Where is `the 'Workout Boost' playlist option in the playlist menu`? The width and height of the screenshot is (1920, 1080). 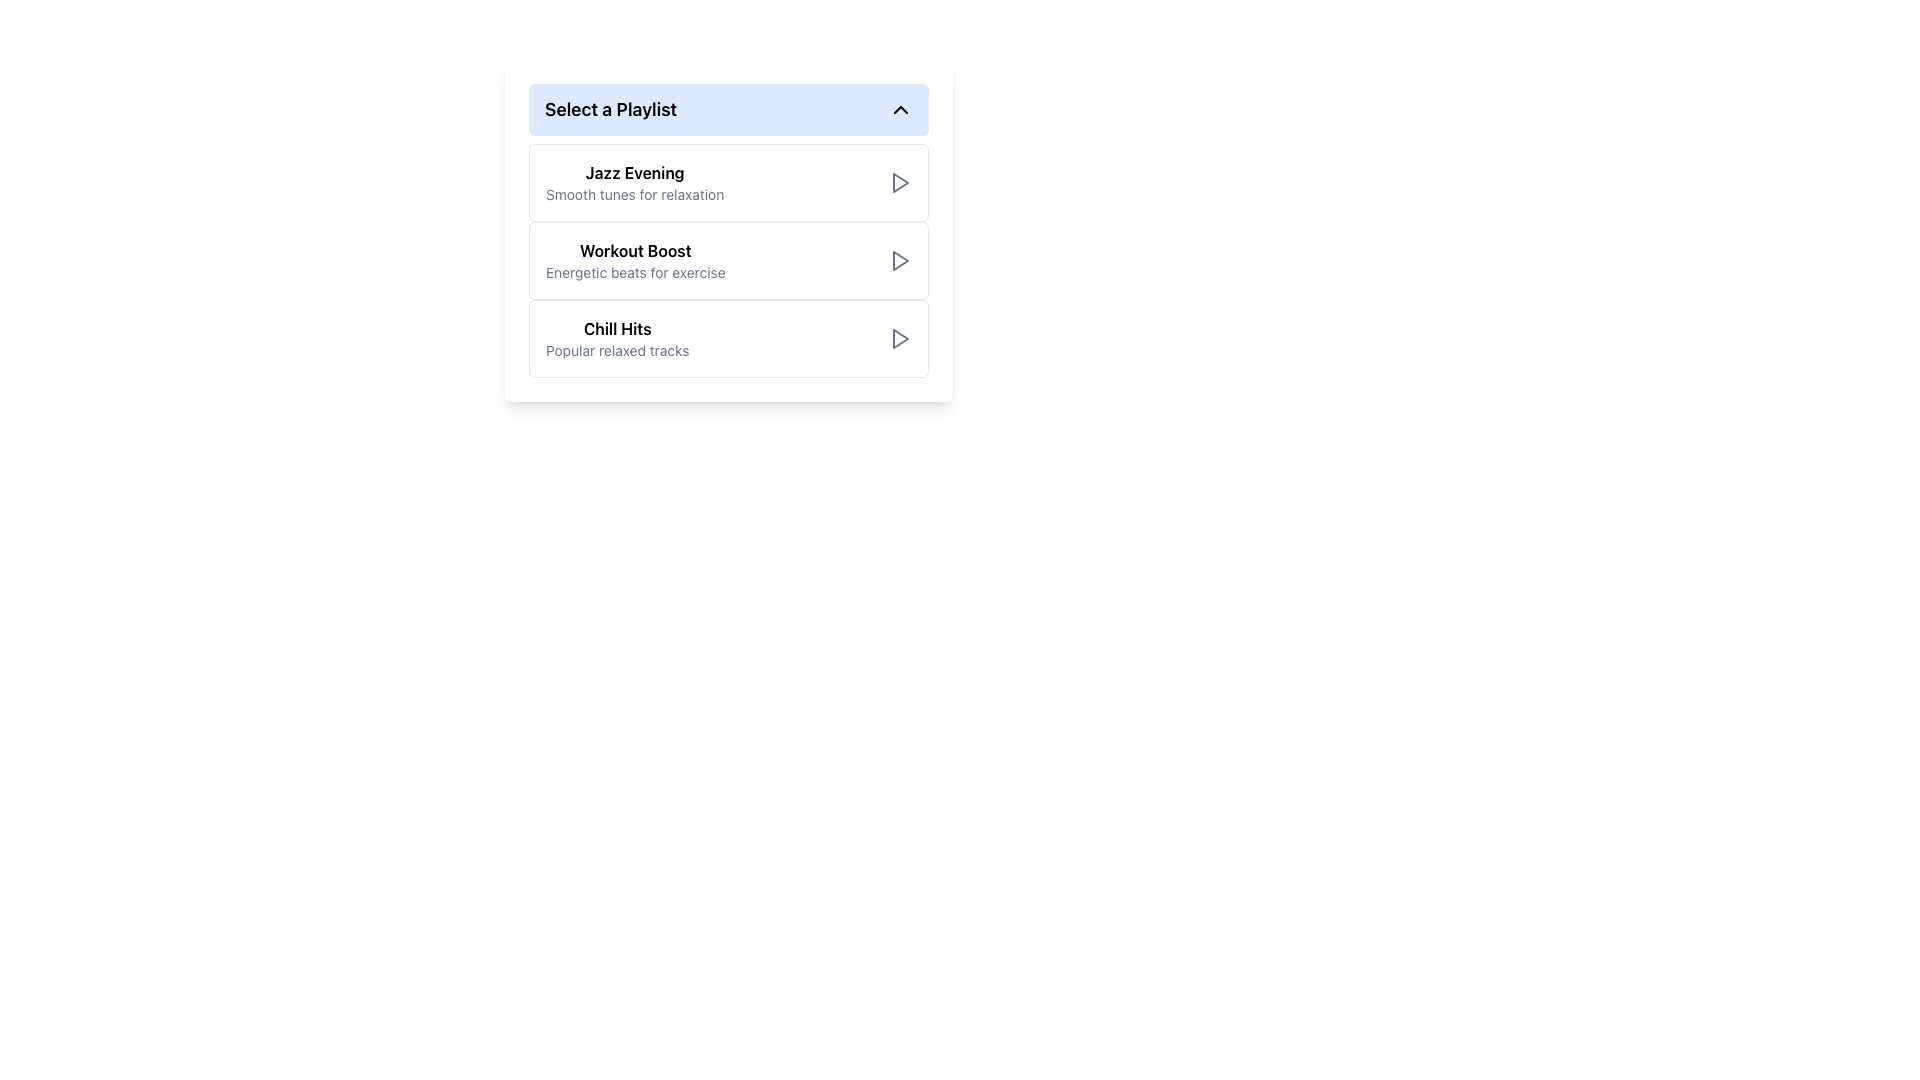 the 'Workout Boost' playlist option in the playlist menu is located at coordinates (634, 260).